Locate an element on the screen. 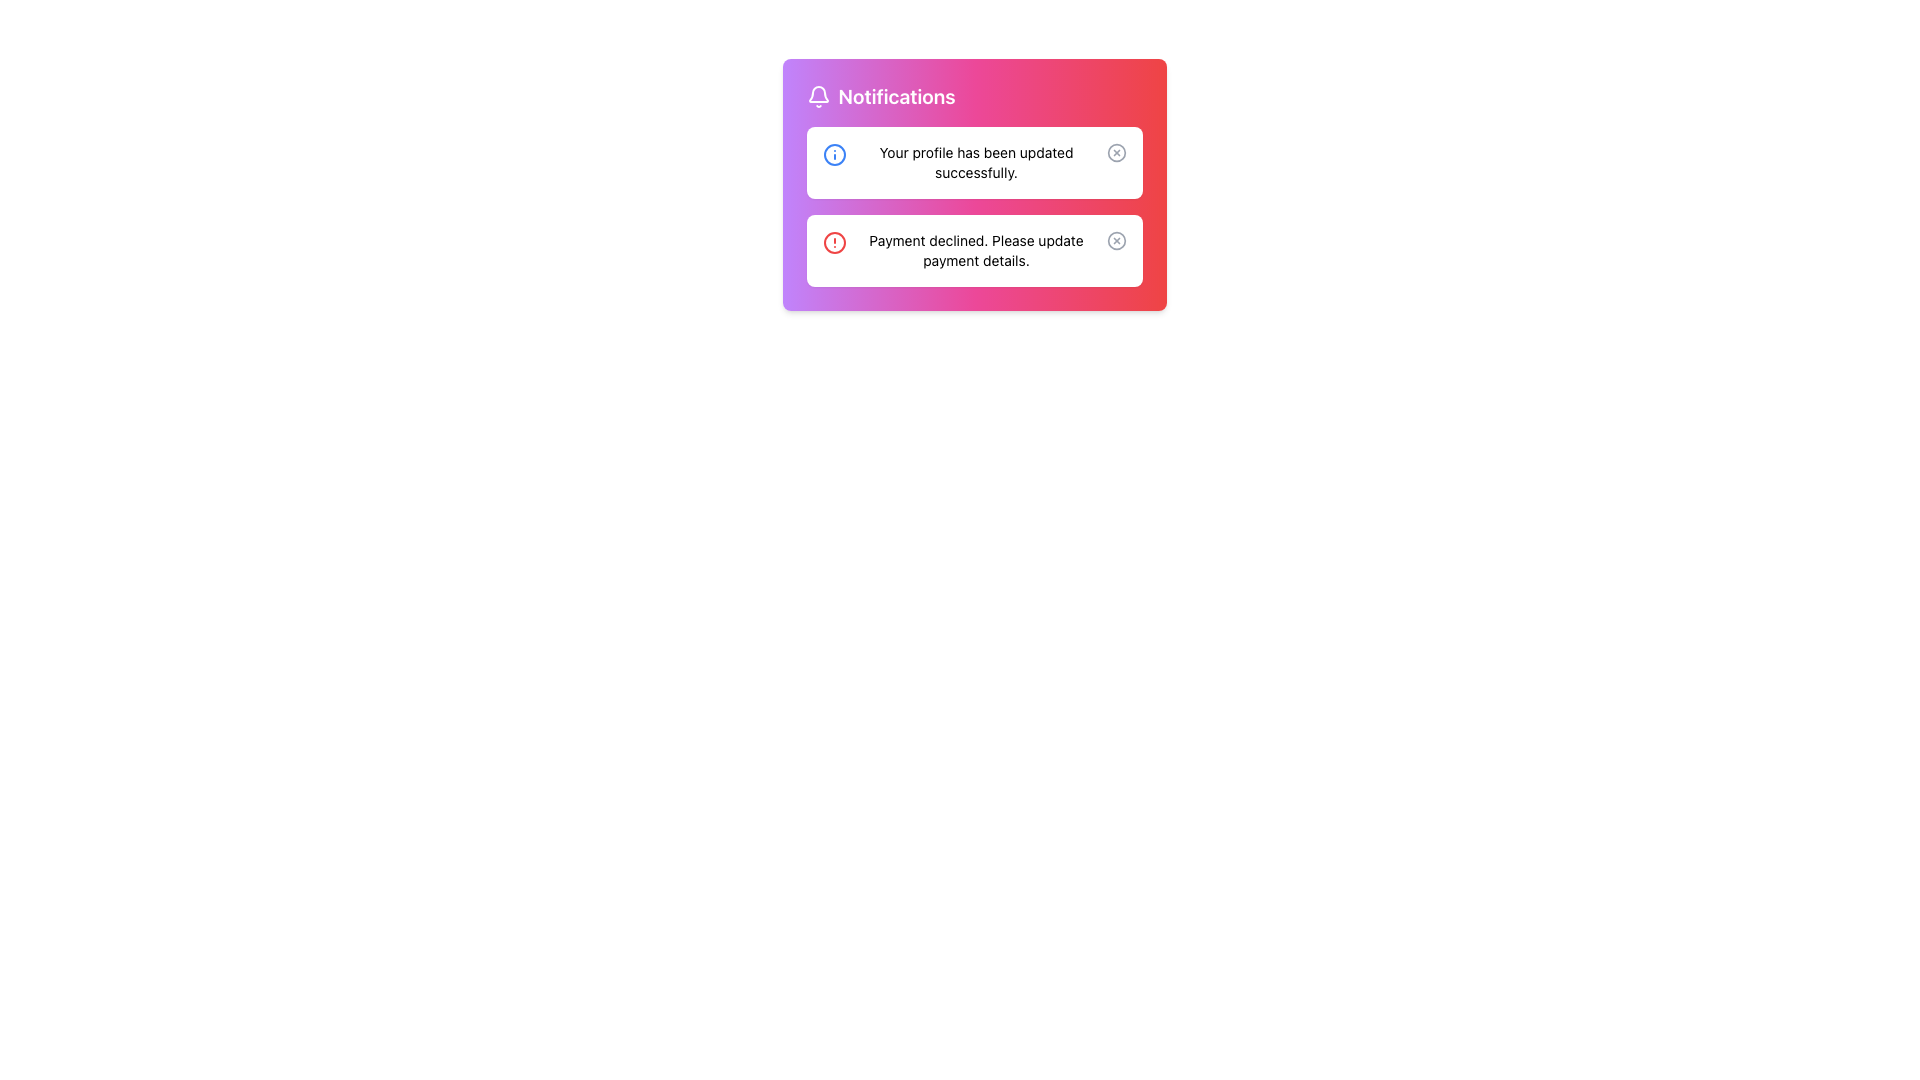 The image size is (1920, 1080). the Notification Panel that displays updates and alerts to the user, being the first subsection among its siblings is located at coordinates (974, 185).